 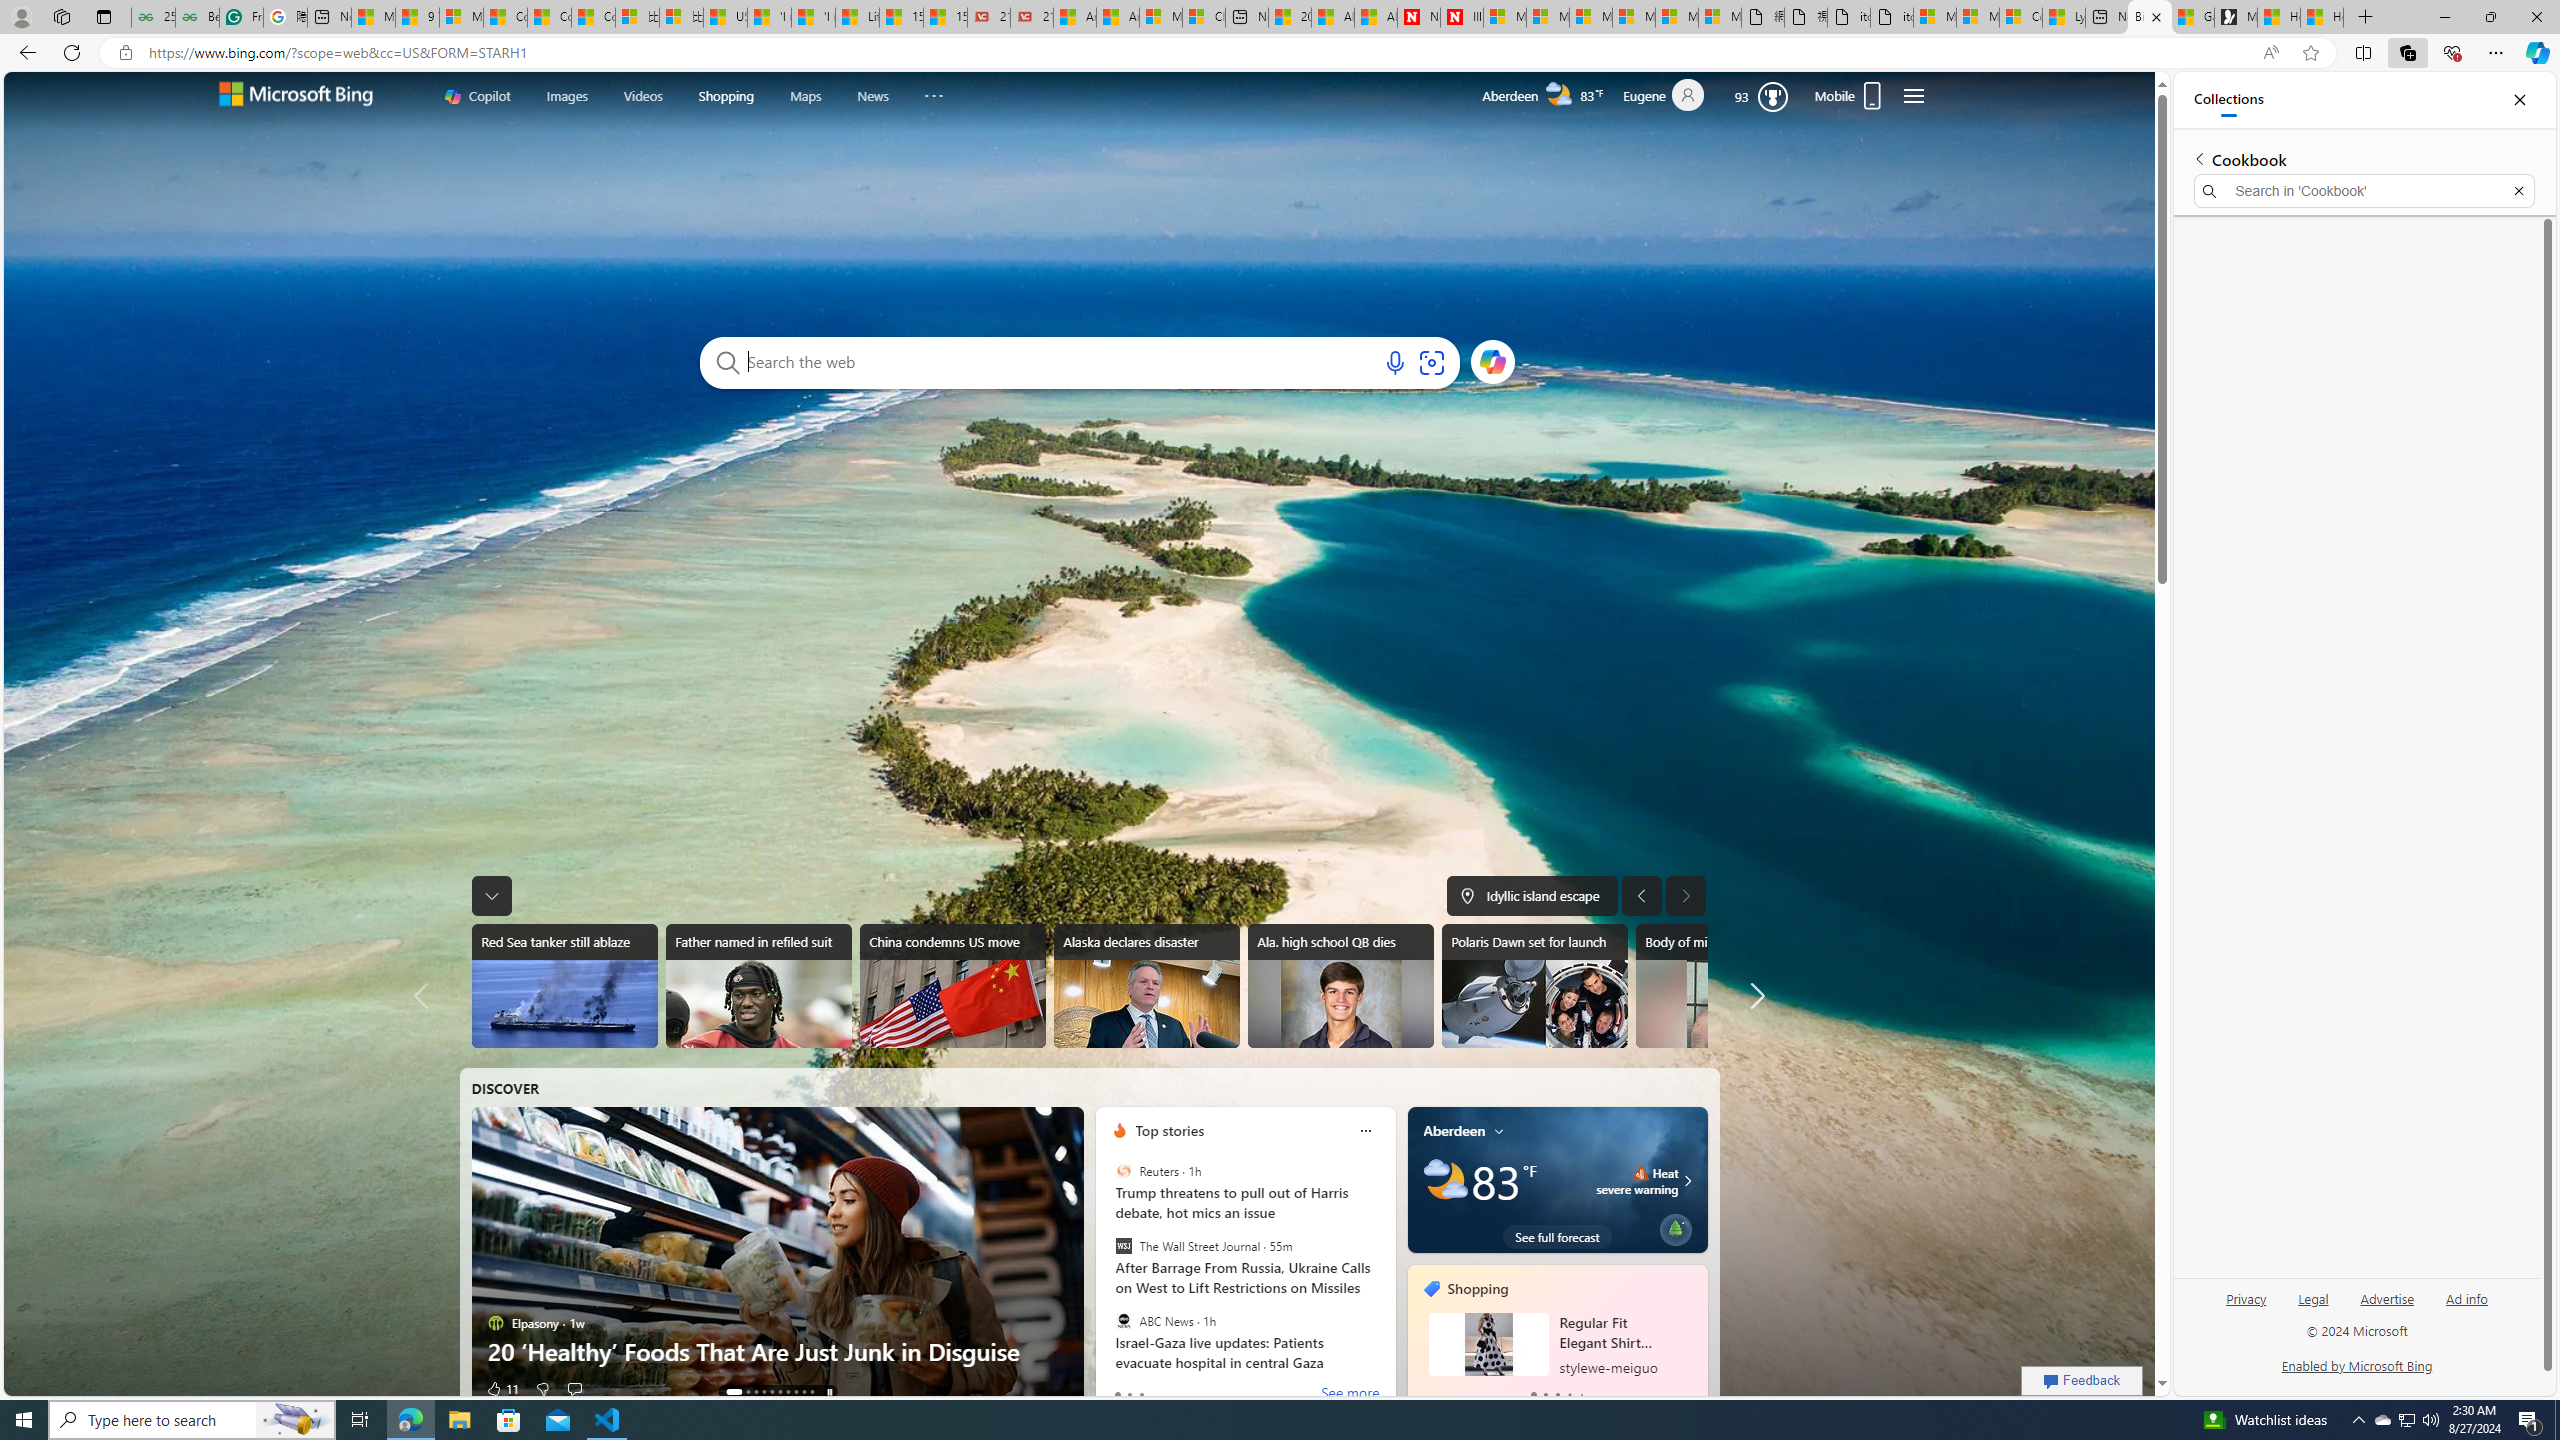 What do you see at coordinates (1394, 361) in the screenshot?
I see `'Search using voice'` at bounding box center [1394, 361].